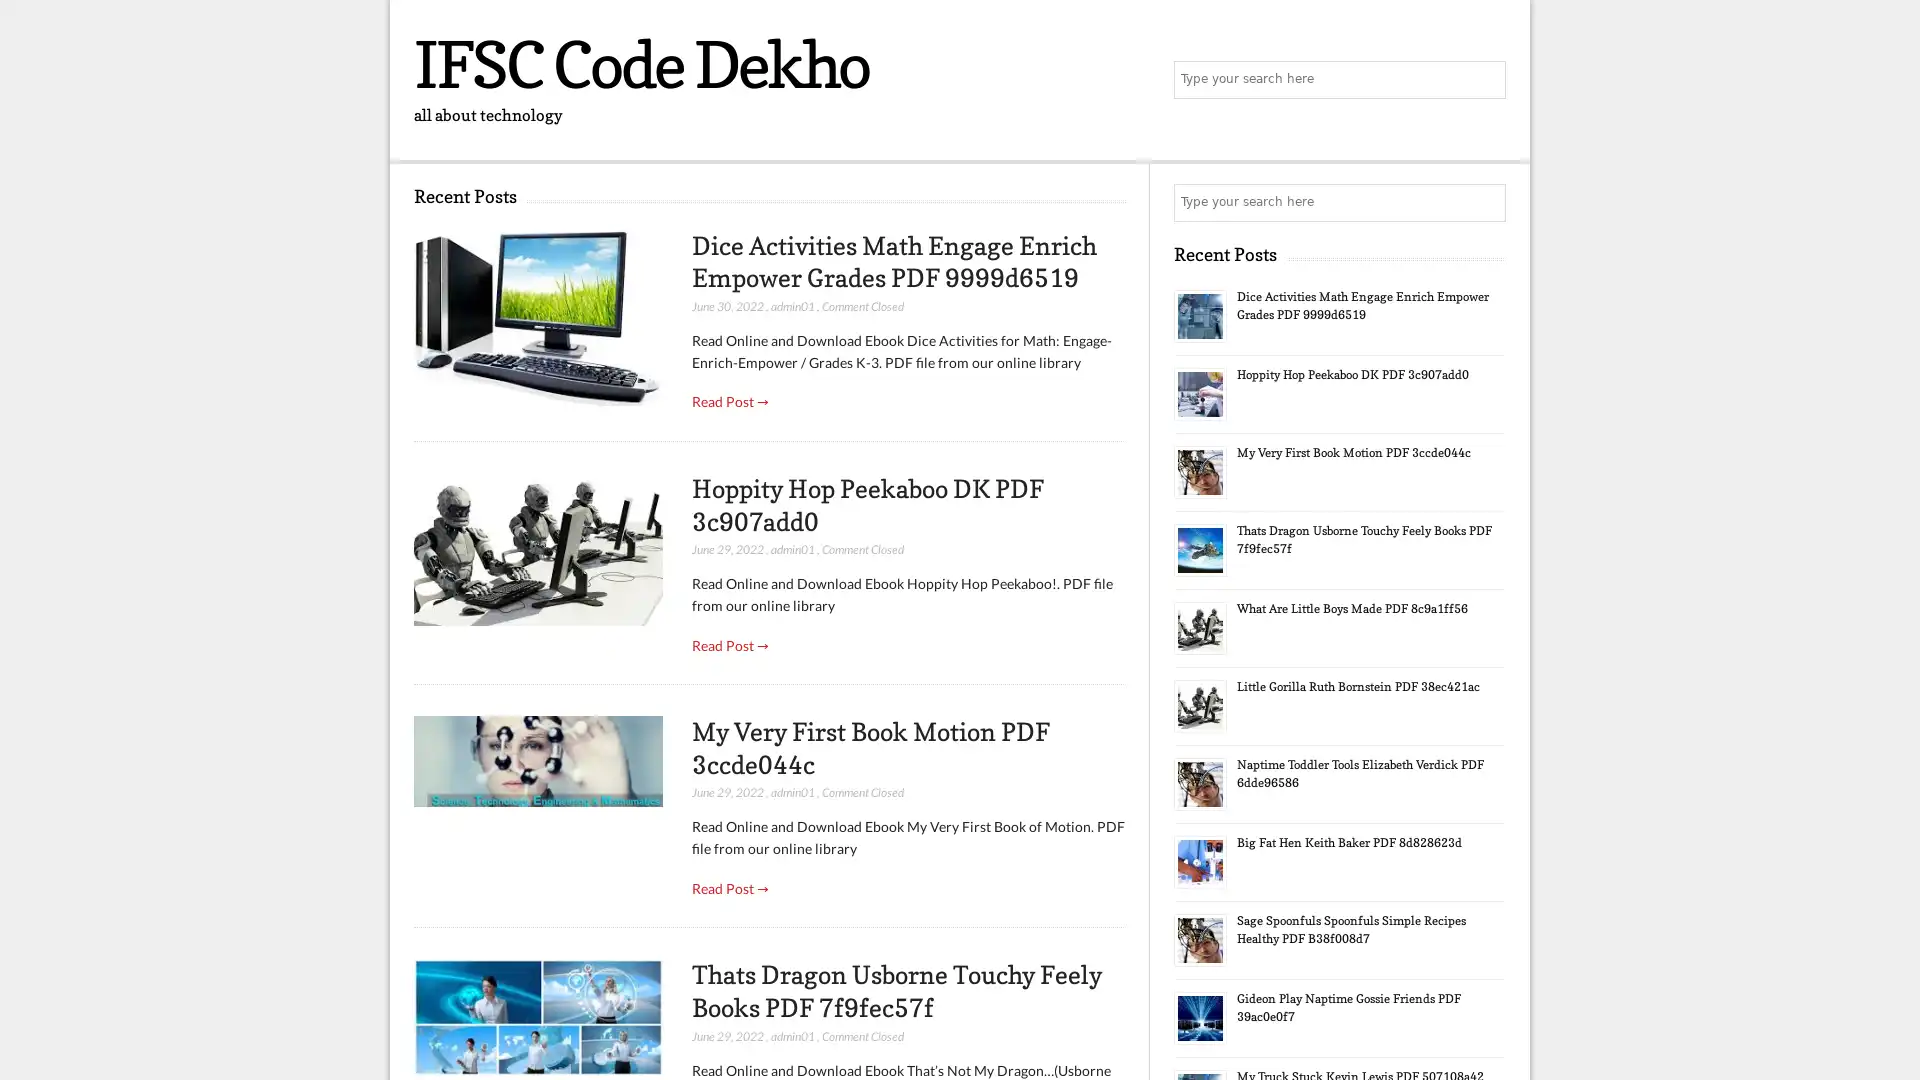 The image size is (1920, 1080). What do you see at coordinates (1485, 204) in the screenshot?
I see `Search` at bounding box center [1485, 204].